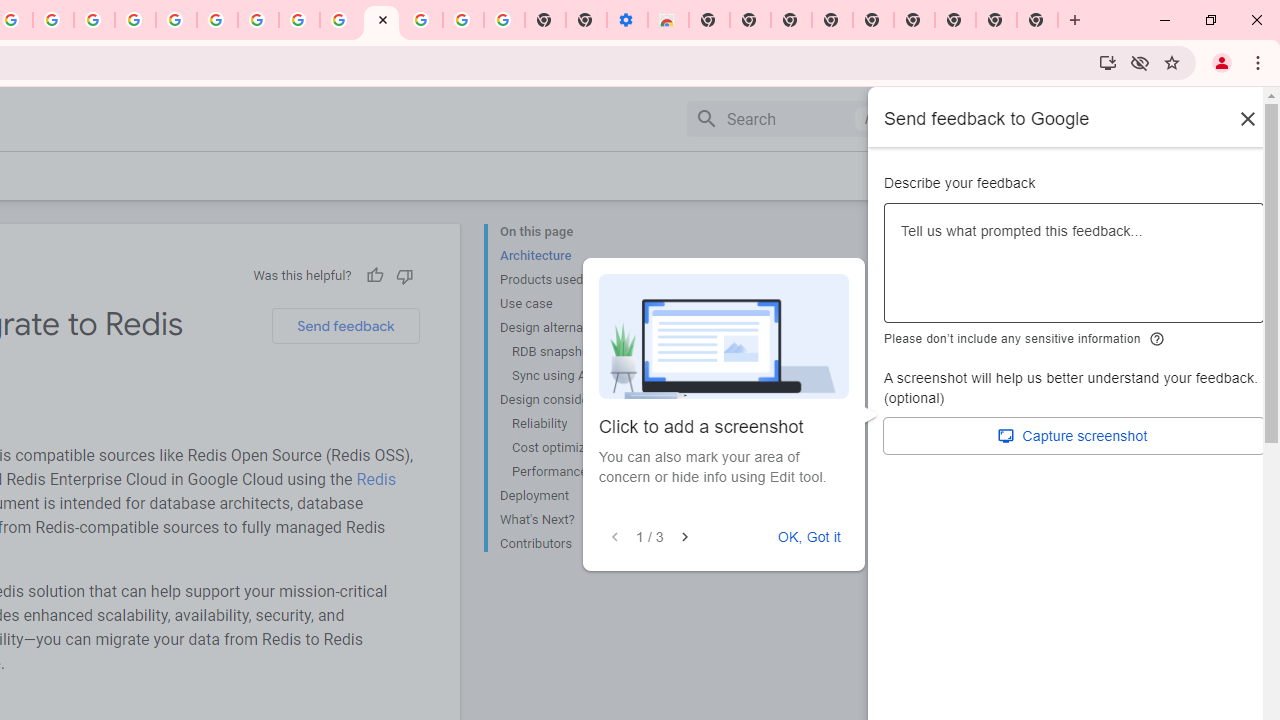 Image resolution: width=1280 pixels, height=720 pixels. What do you see at coordinates (585, 423) in the screenshot?
I see `'Reliability'` at bounding box center [585, 423].